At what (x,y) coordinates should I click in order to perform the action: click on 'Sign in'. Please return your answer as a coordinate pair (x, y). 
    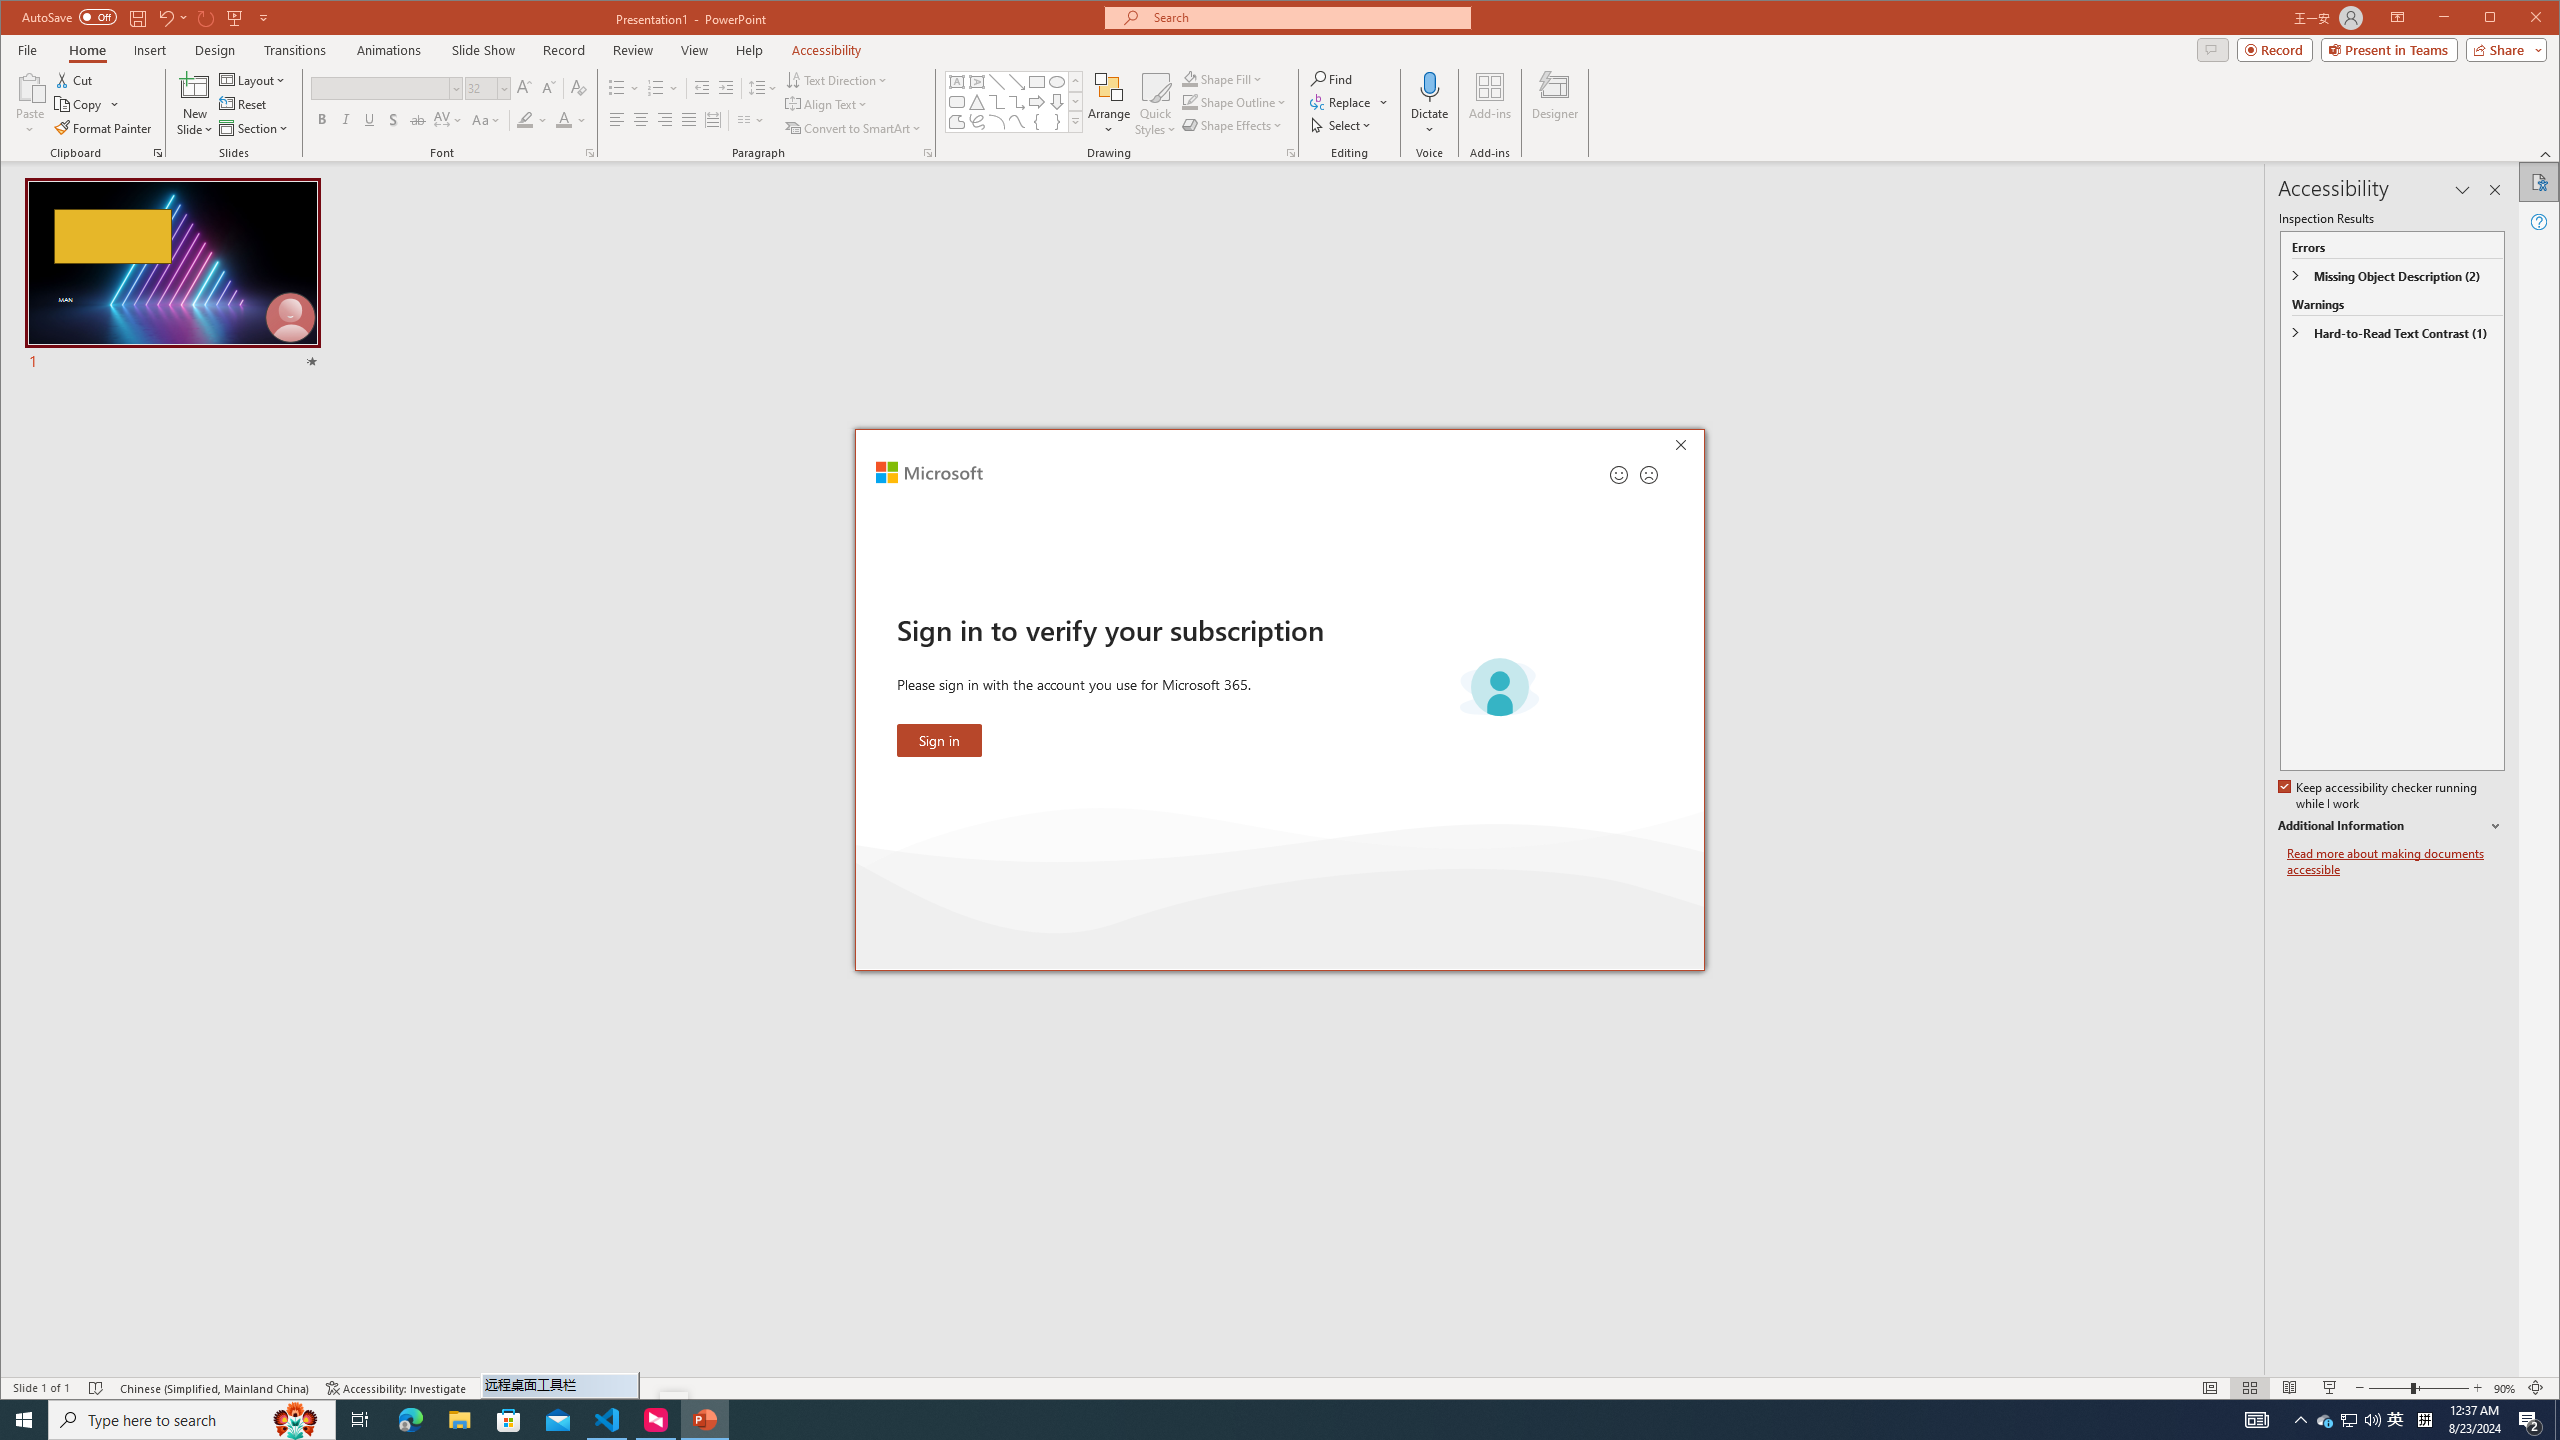
    Looking at the image, I should click on (938, 739).